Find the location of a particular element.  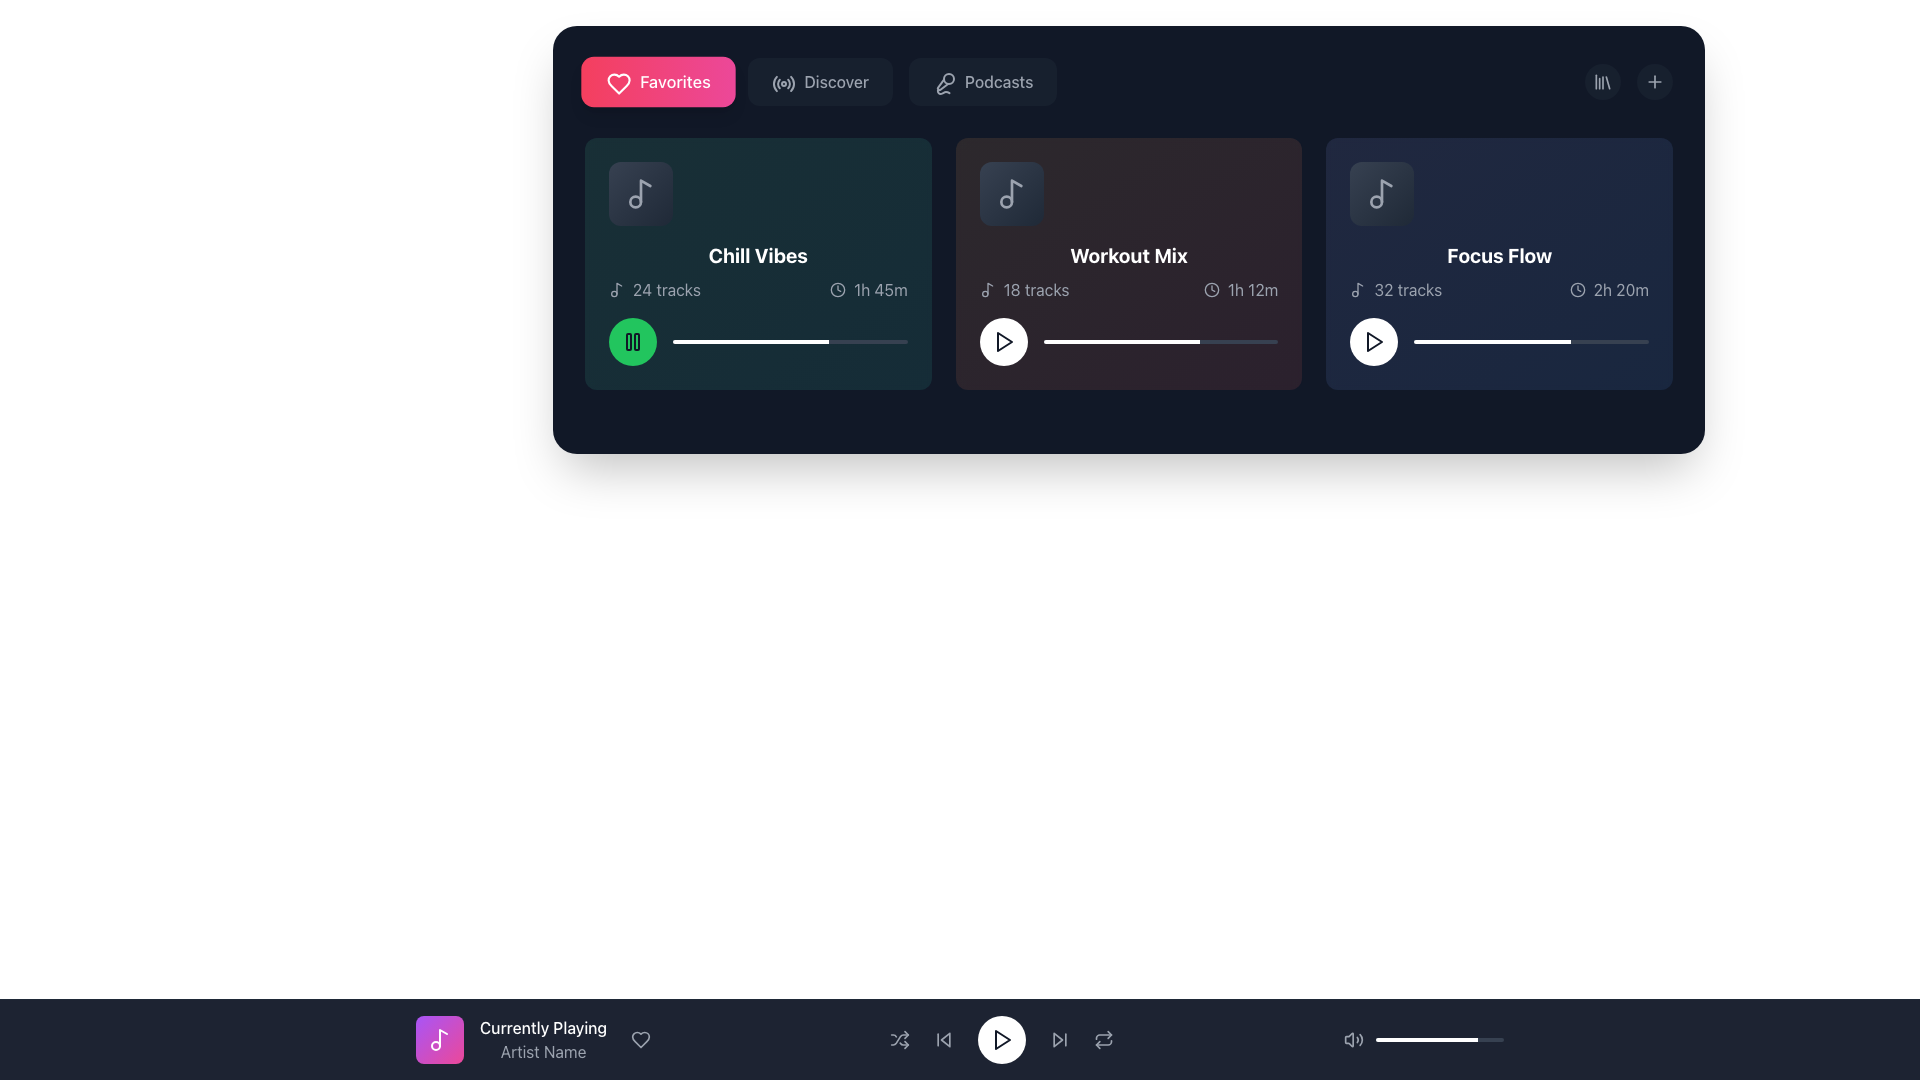

the static text label that displays the number of tracks in the music collection, located at the bottom of the third card in a horizontal list of music collections is located at coordinates (1407, 289).